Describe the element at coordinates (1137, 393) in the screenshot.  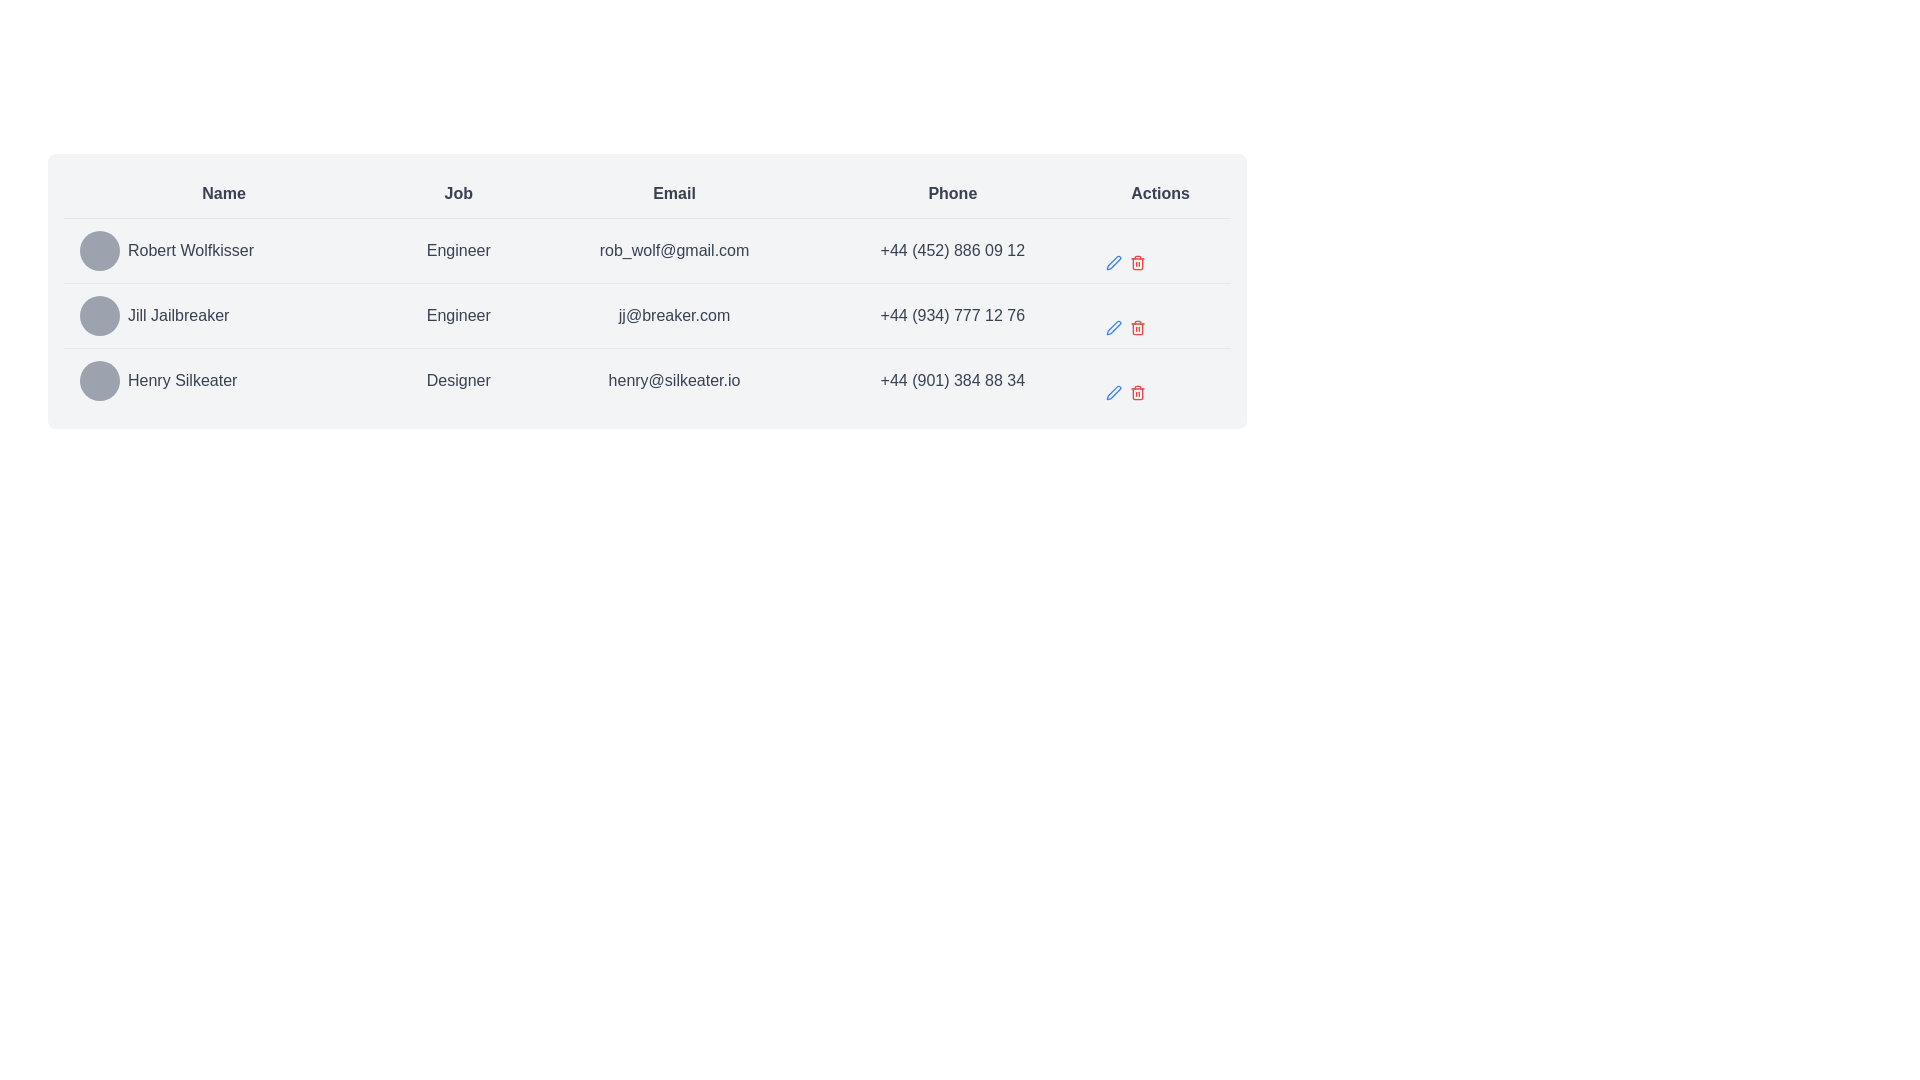
I see `the red trash bin icon button in the Actions column for the row corresponding to Henry Silkeater` at that location.